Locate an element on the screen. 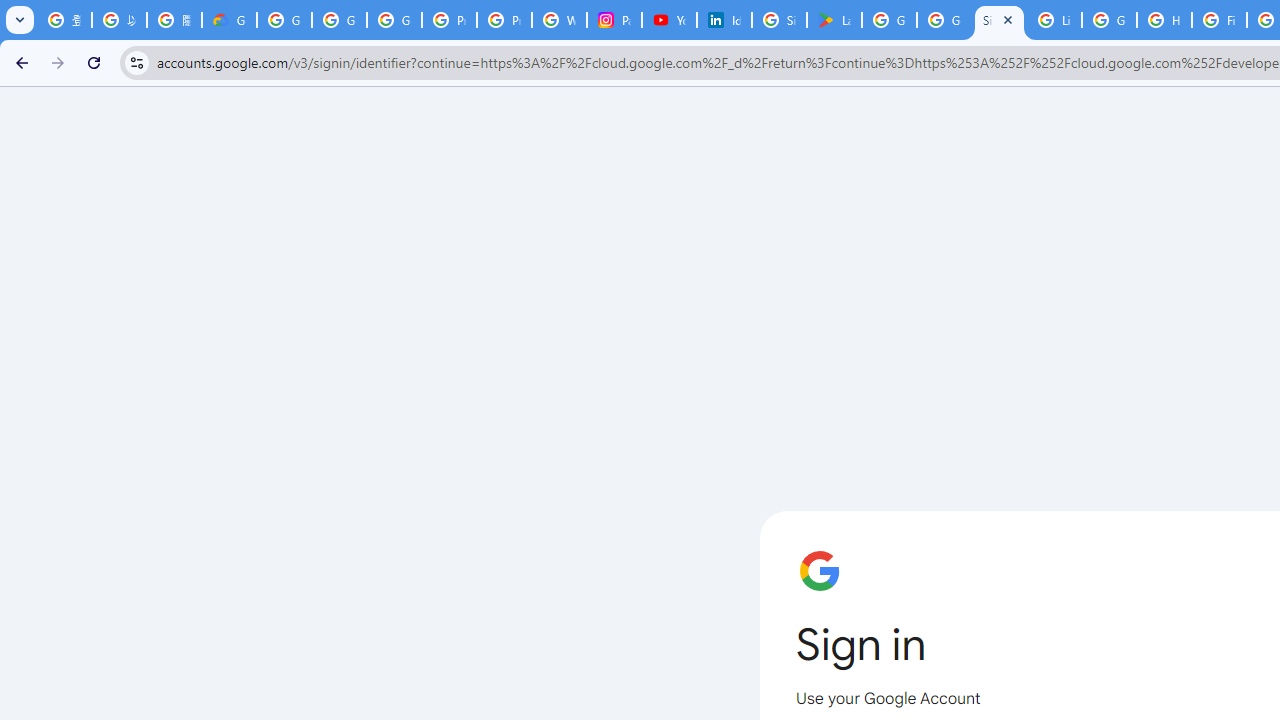 The height and width of the screenshot is (720, 1280). 'Privacy Help Center - Policies Help' is located at coordinates (504, 20).